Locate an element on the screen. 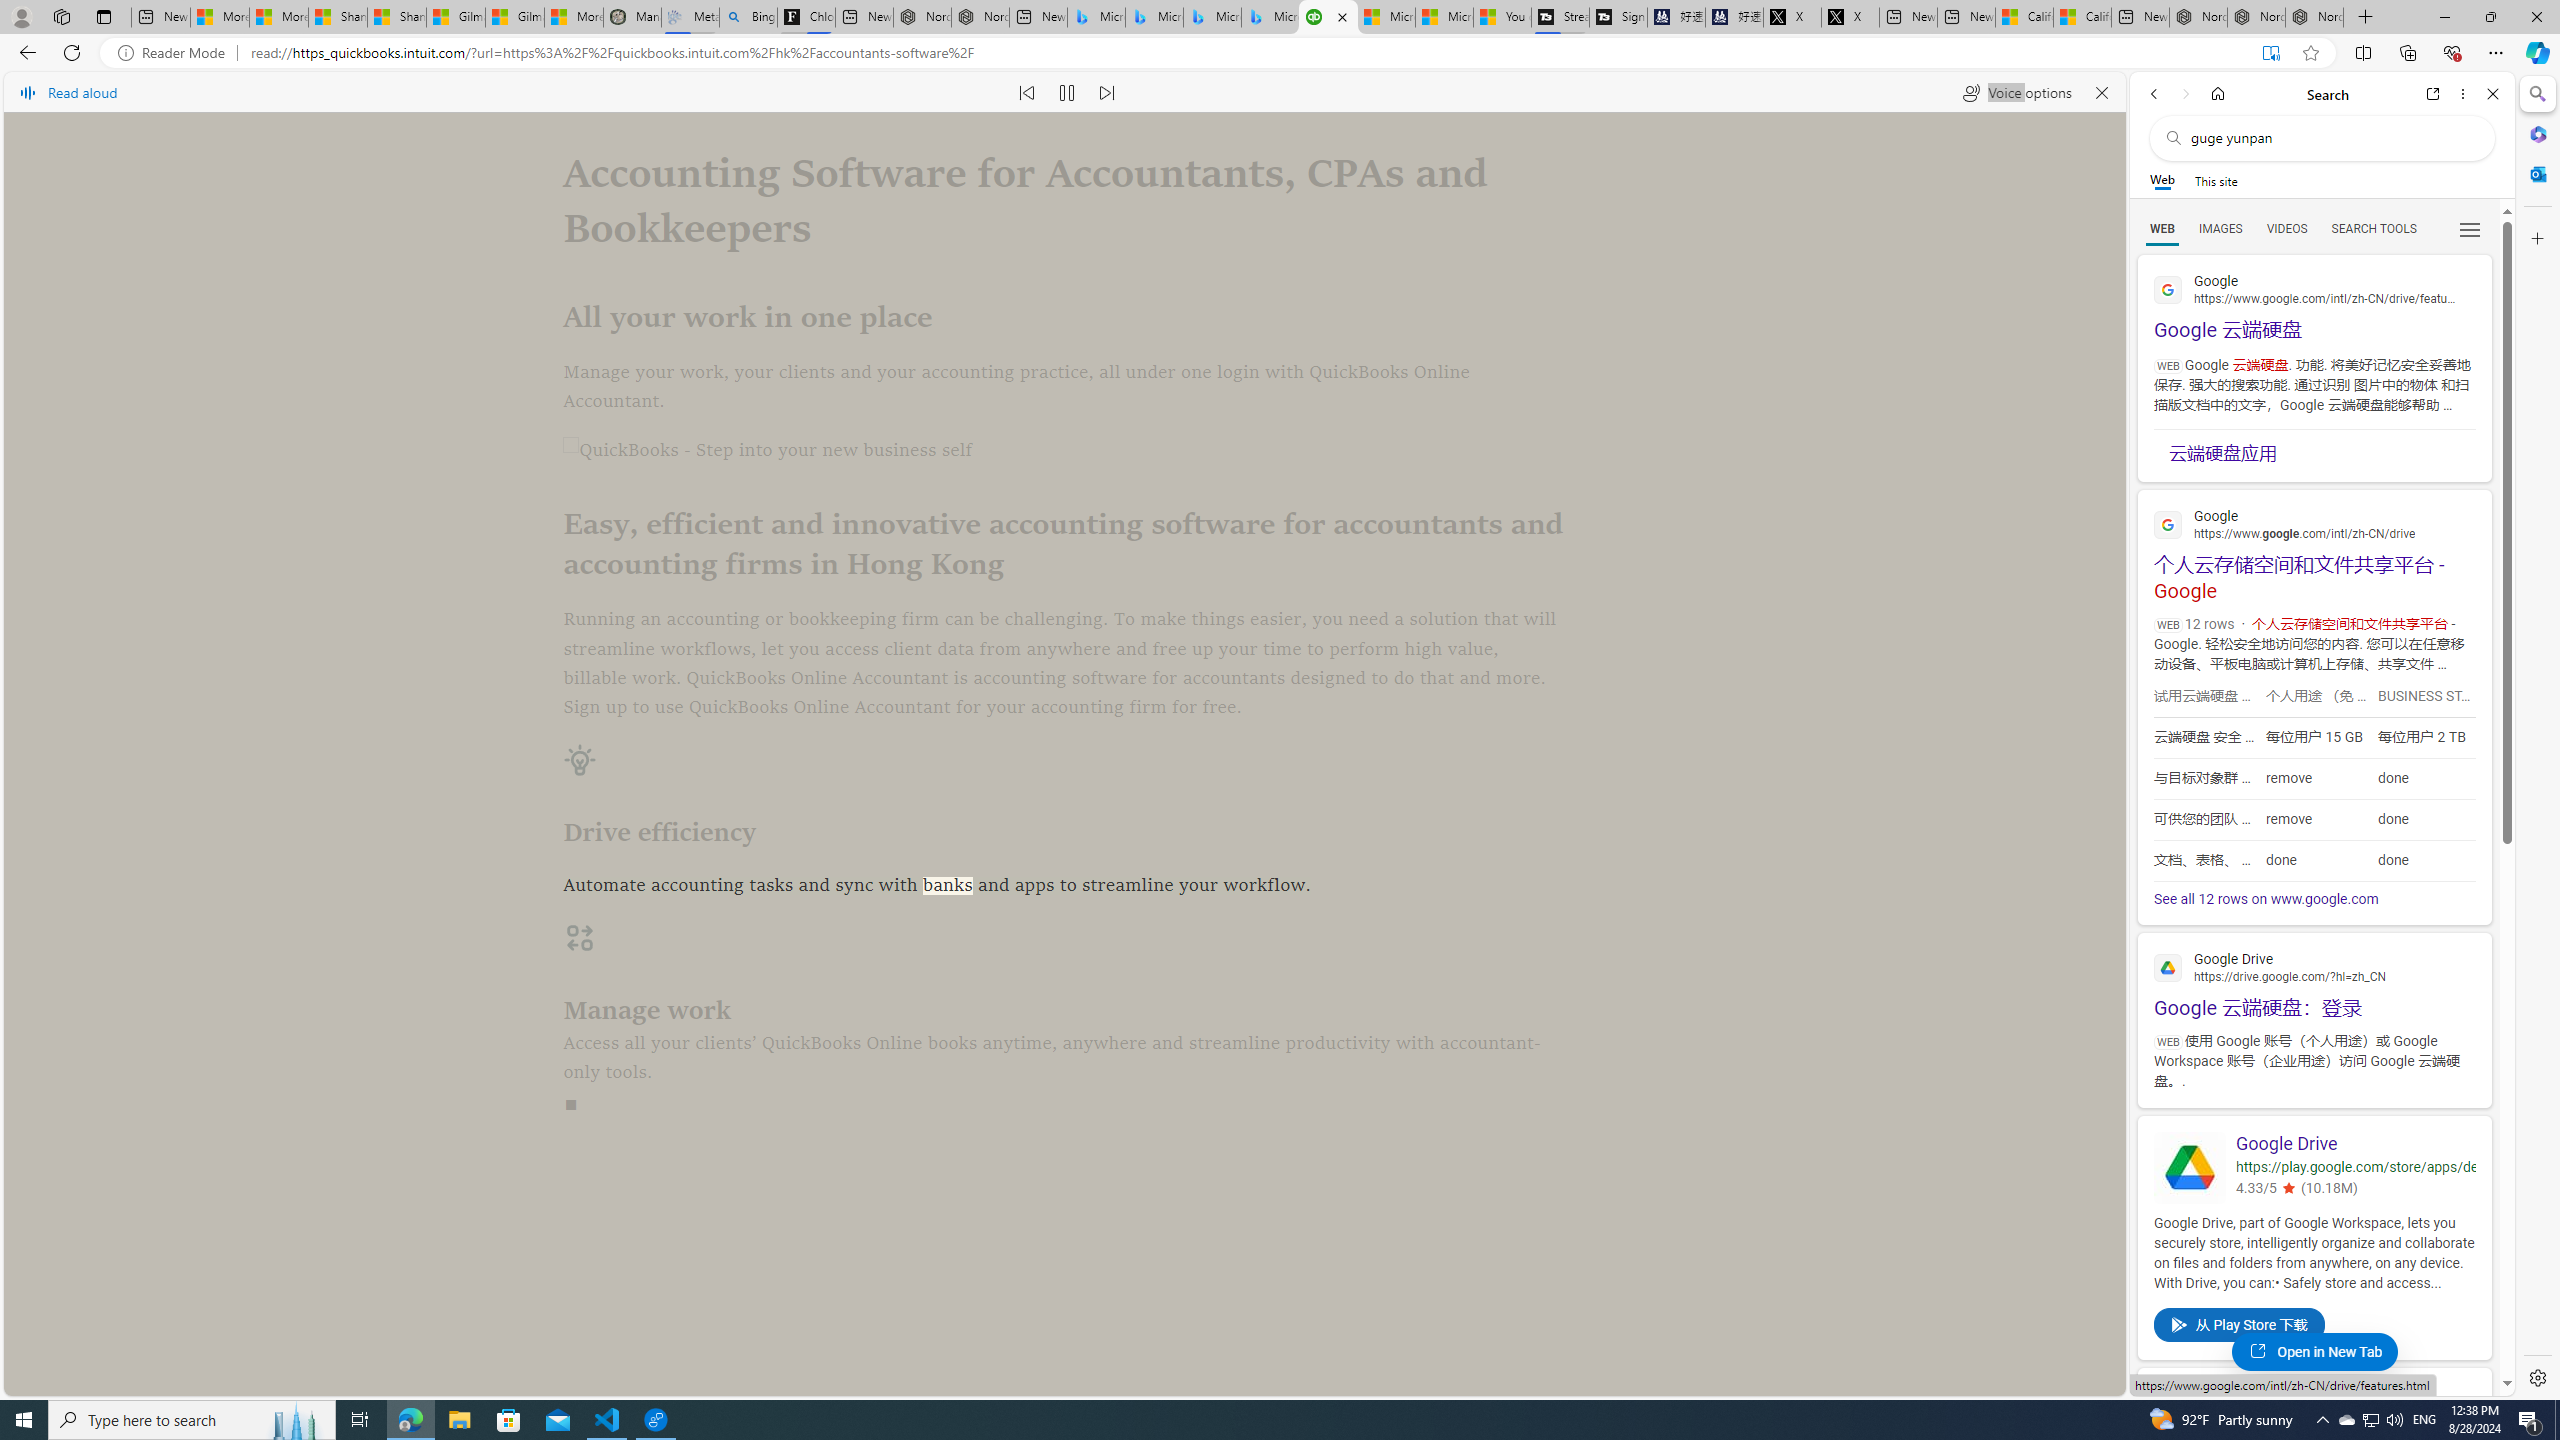 The image size is (2560, 1440). 'Manatee Mortality Statistics | FWC' is located at coordinates (631, 16).